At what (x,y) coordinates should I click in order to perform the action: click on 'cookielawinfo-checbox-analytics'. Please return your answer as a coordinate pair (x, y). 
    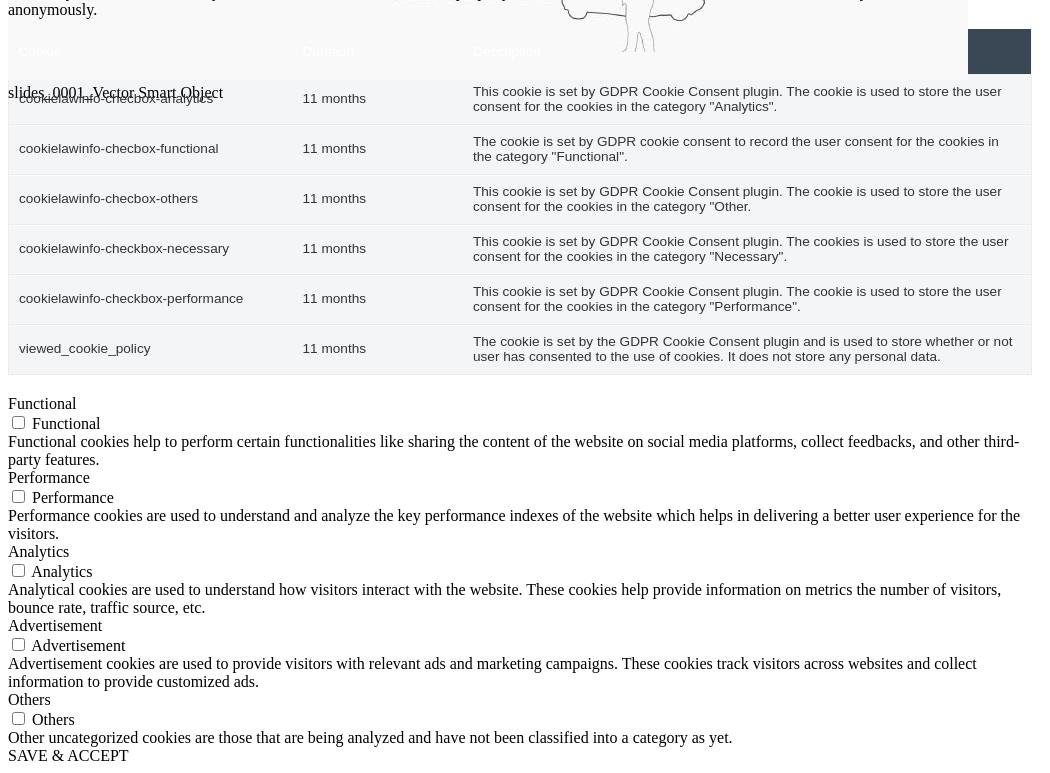
    Looking at the image, I should click on (115, 98).